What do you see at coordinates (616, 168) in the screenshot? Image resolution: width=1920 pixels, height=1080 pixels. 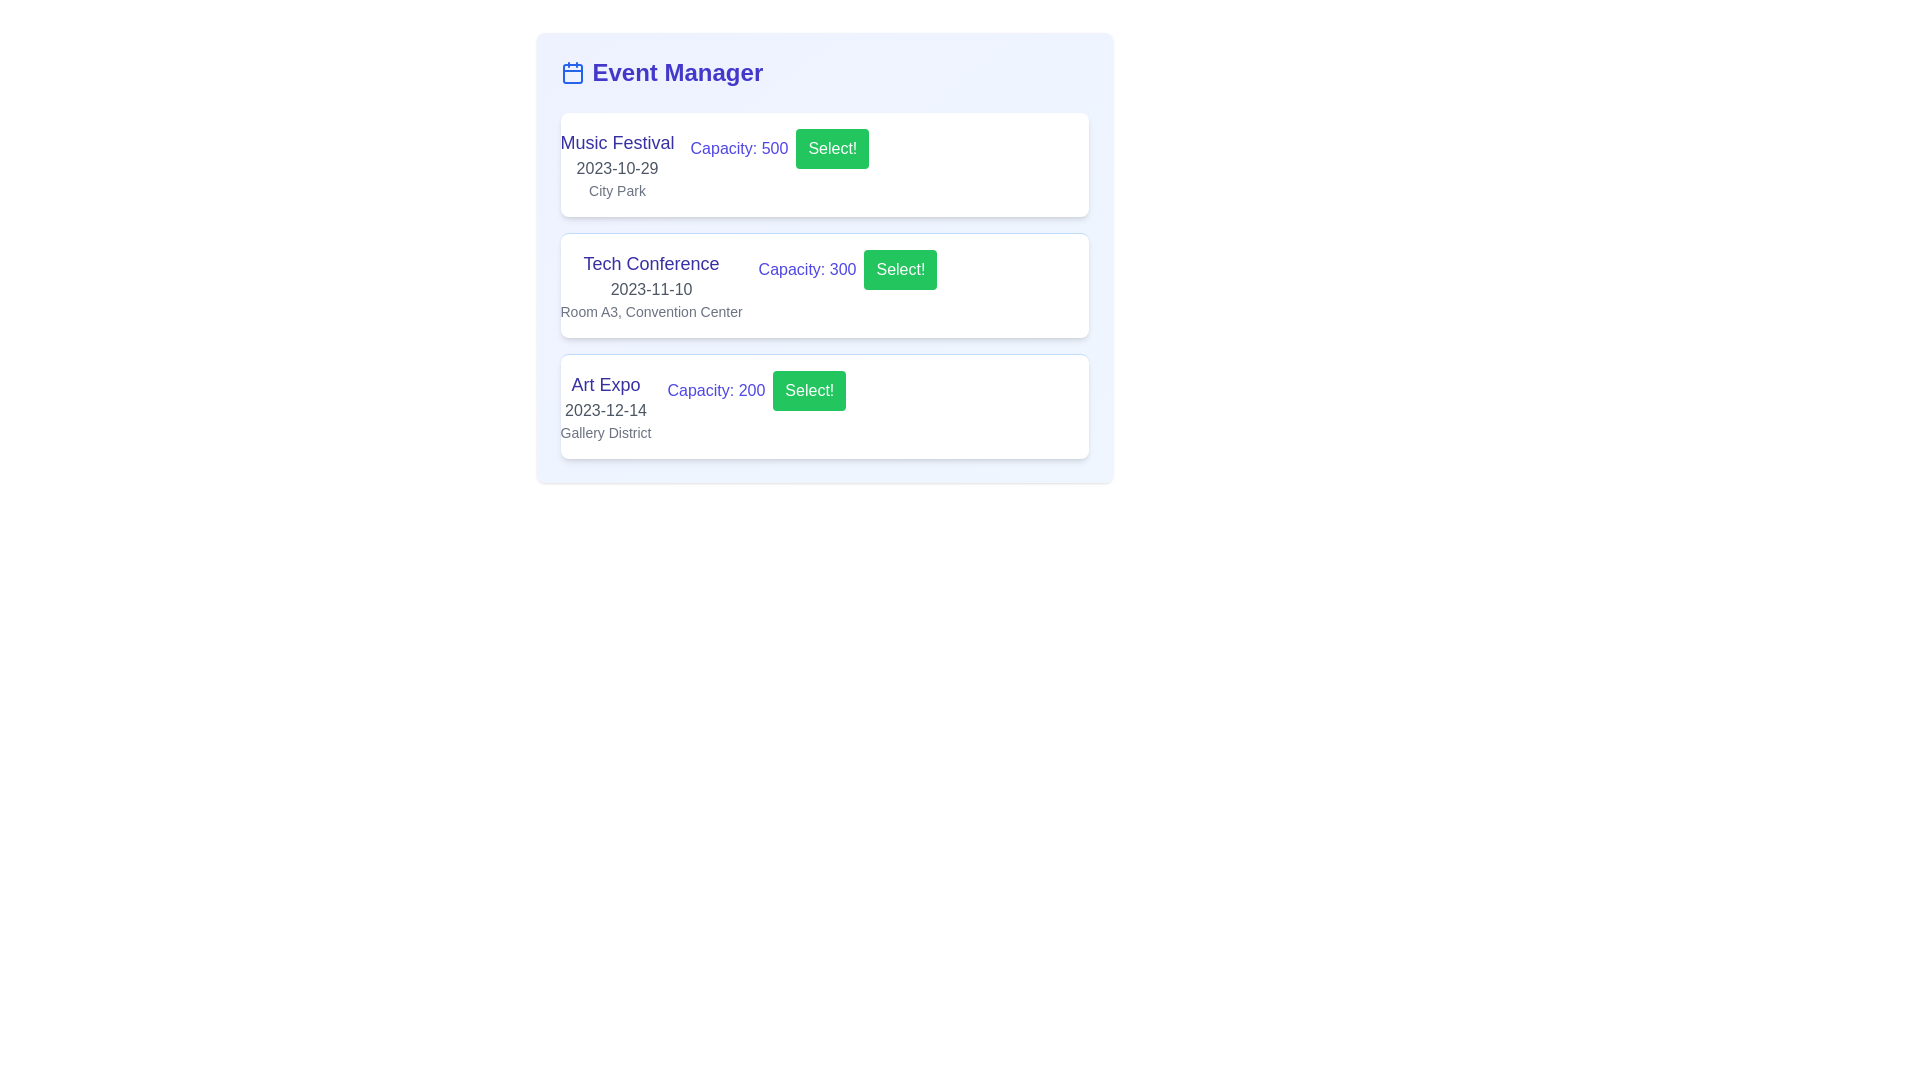 I see `the text display element showing the date '2023-10-29', which is located beneath the event title 'Music Festival' in the 'Event Manager' panel` at bounding box center [616, 168].